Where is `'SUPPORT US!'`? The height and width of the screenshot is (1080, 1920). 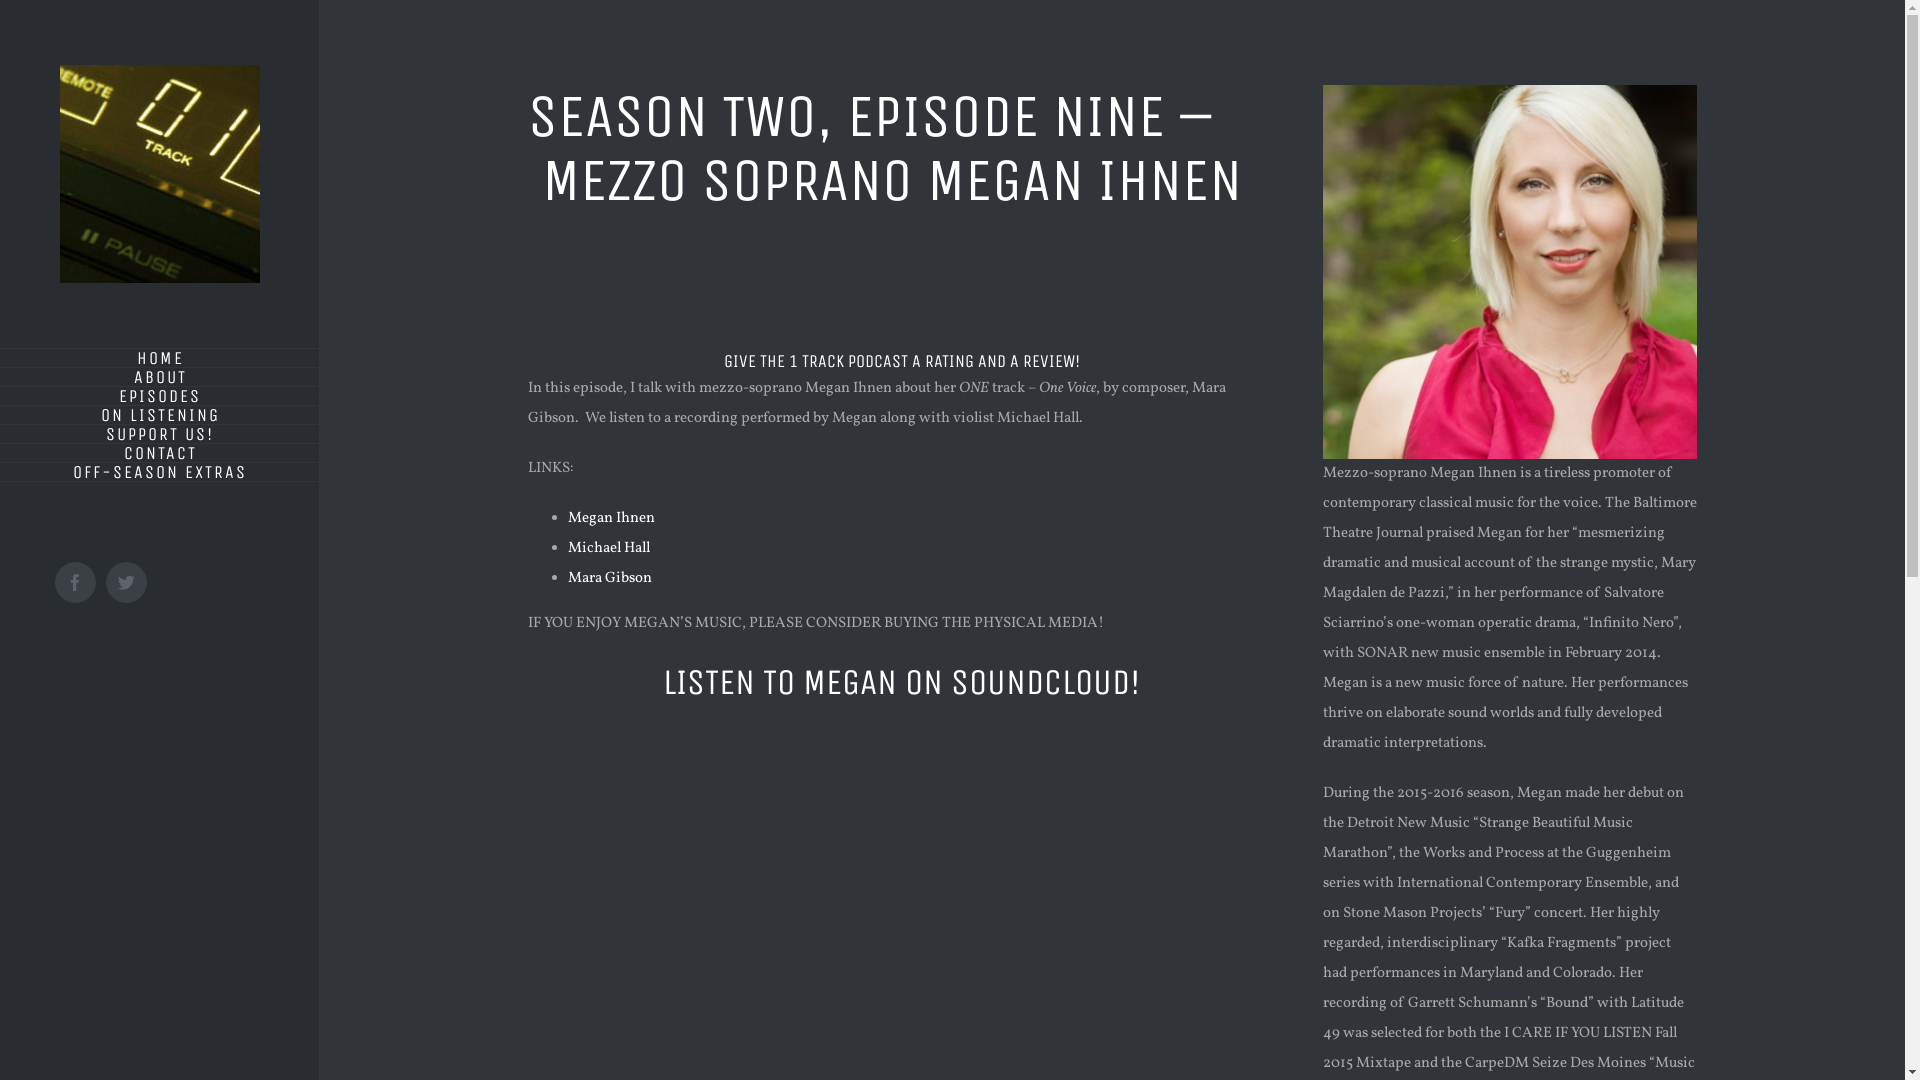 'SUPPORT US!' is located at coordinates (158, 433).